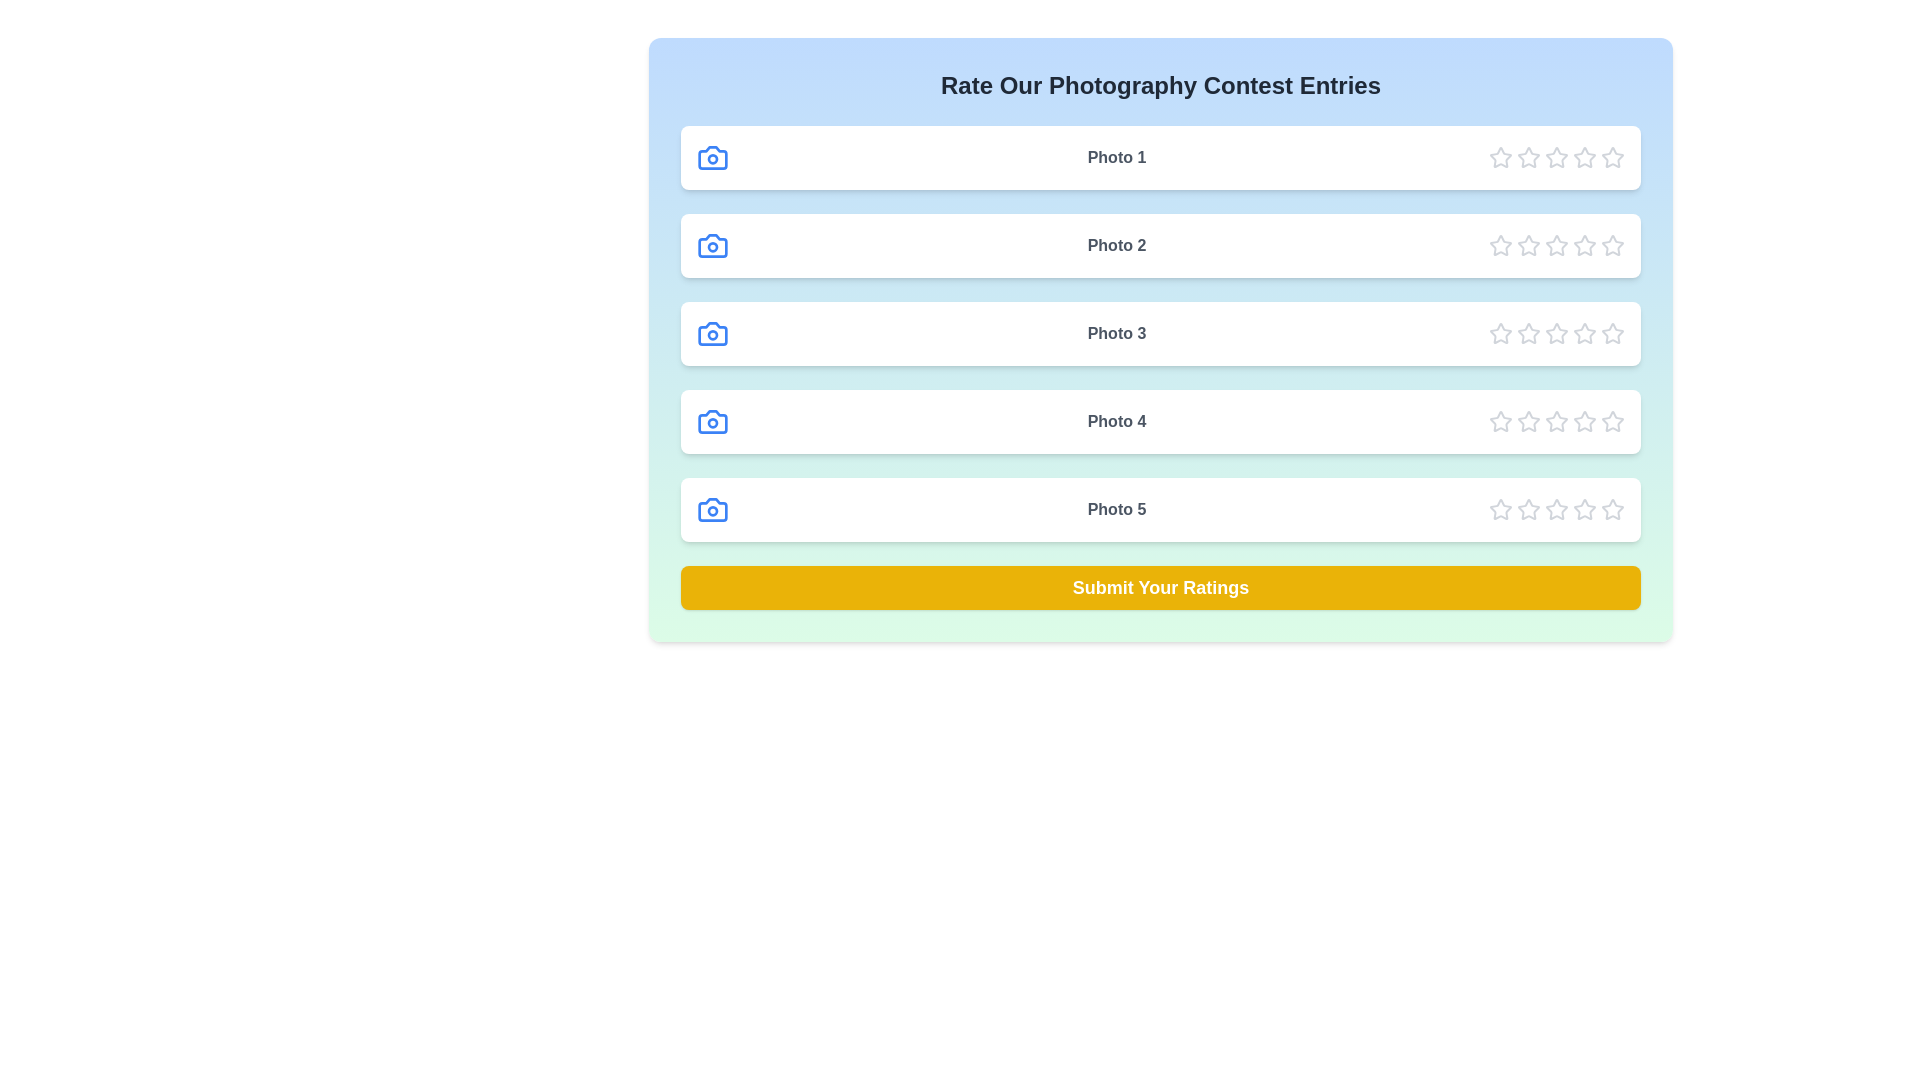  I want to click on the 'Submit Your Ratings' button to finalize ratings, so click(1161, 586).